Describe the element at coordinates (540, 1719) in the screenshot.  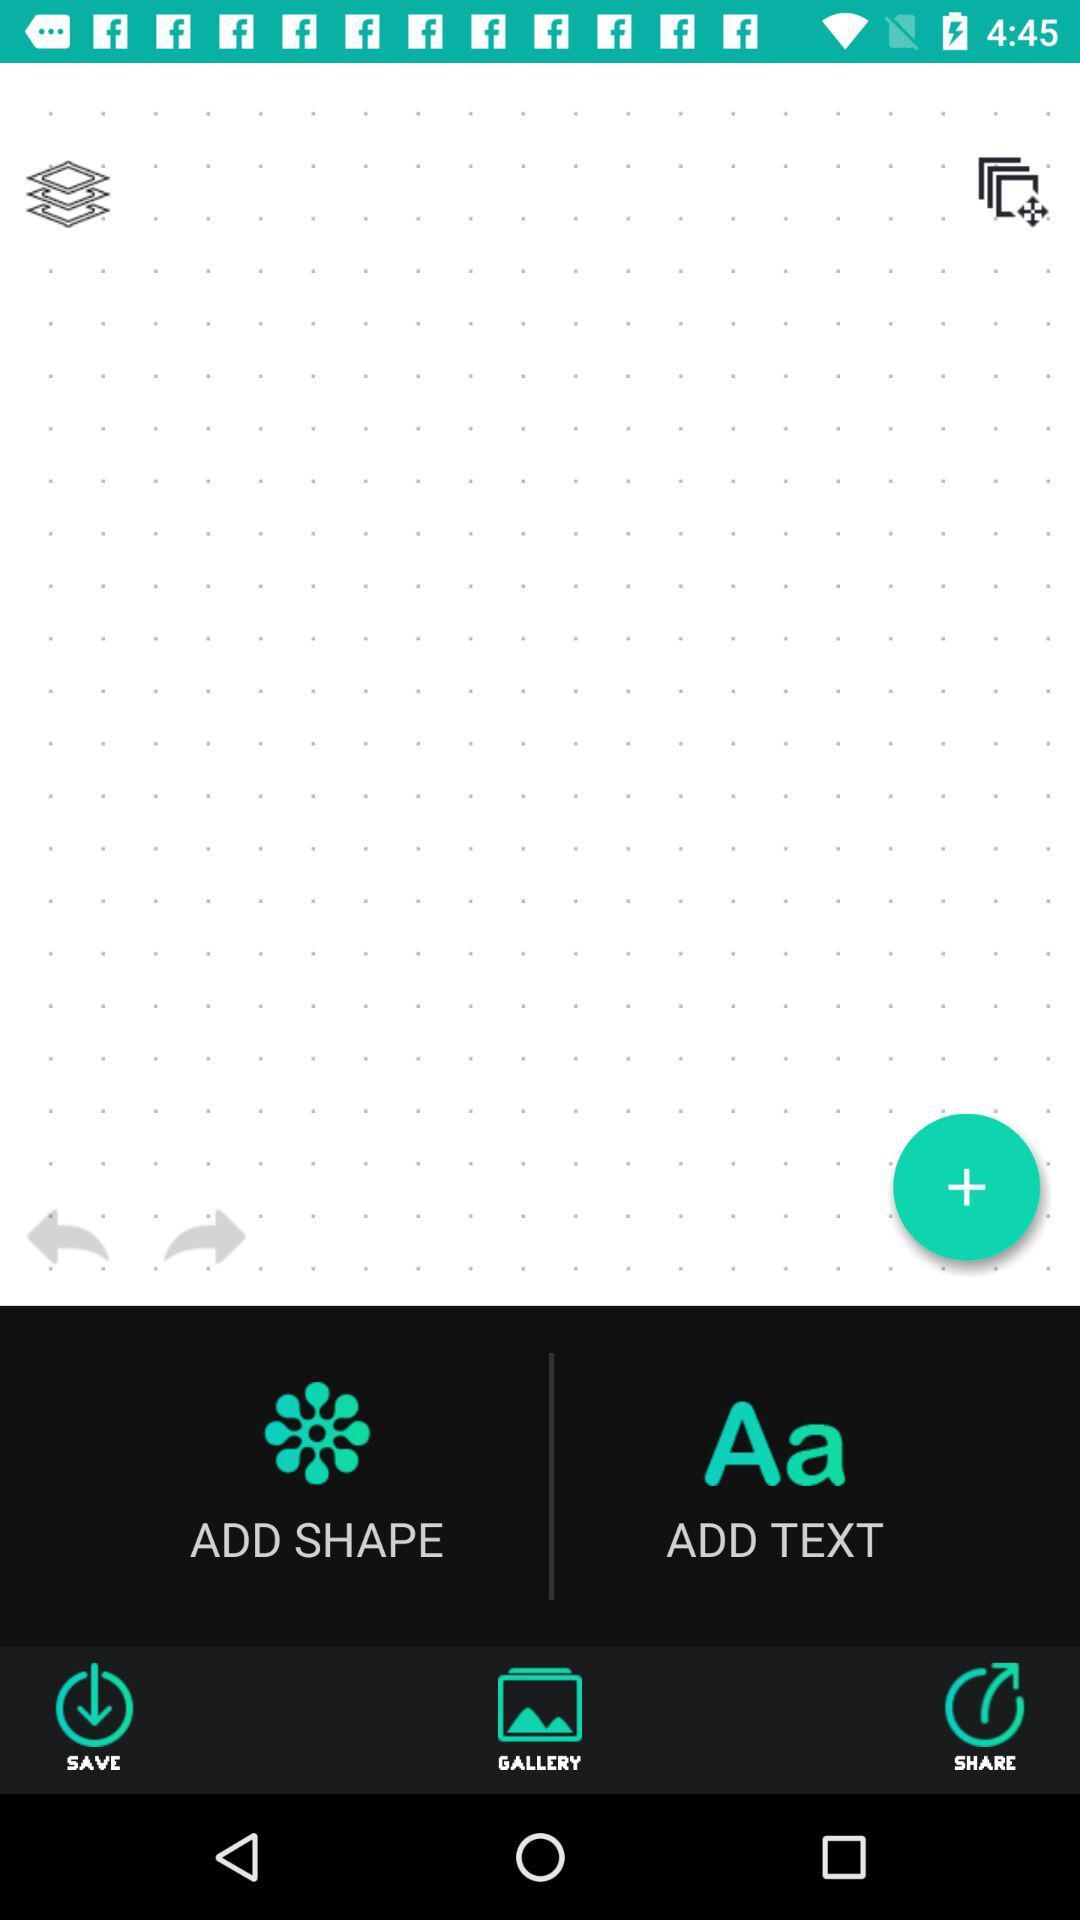
I see `icon next to the save icon` at that location.